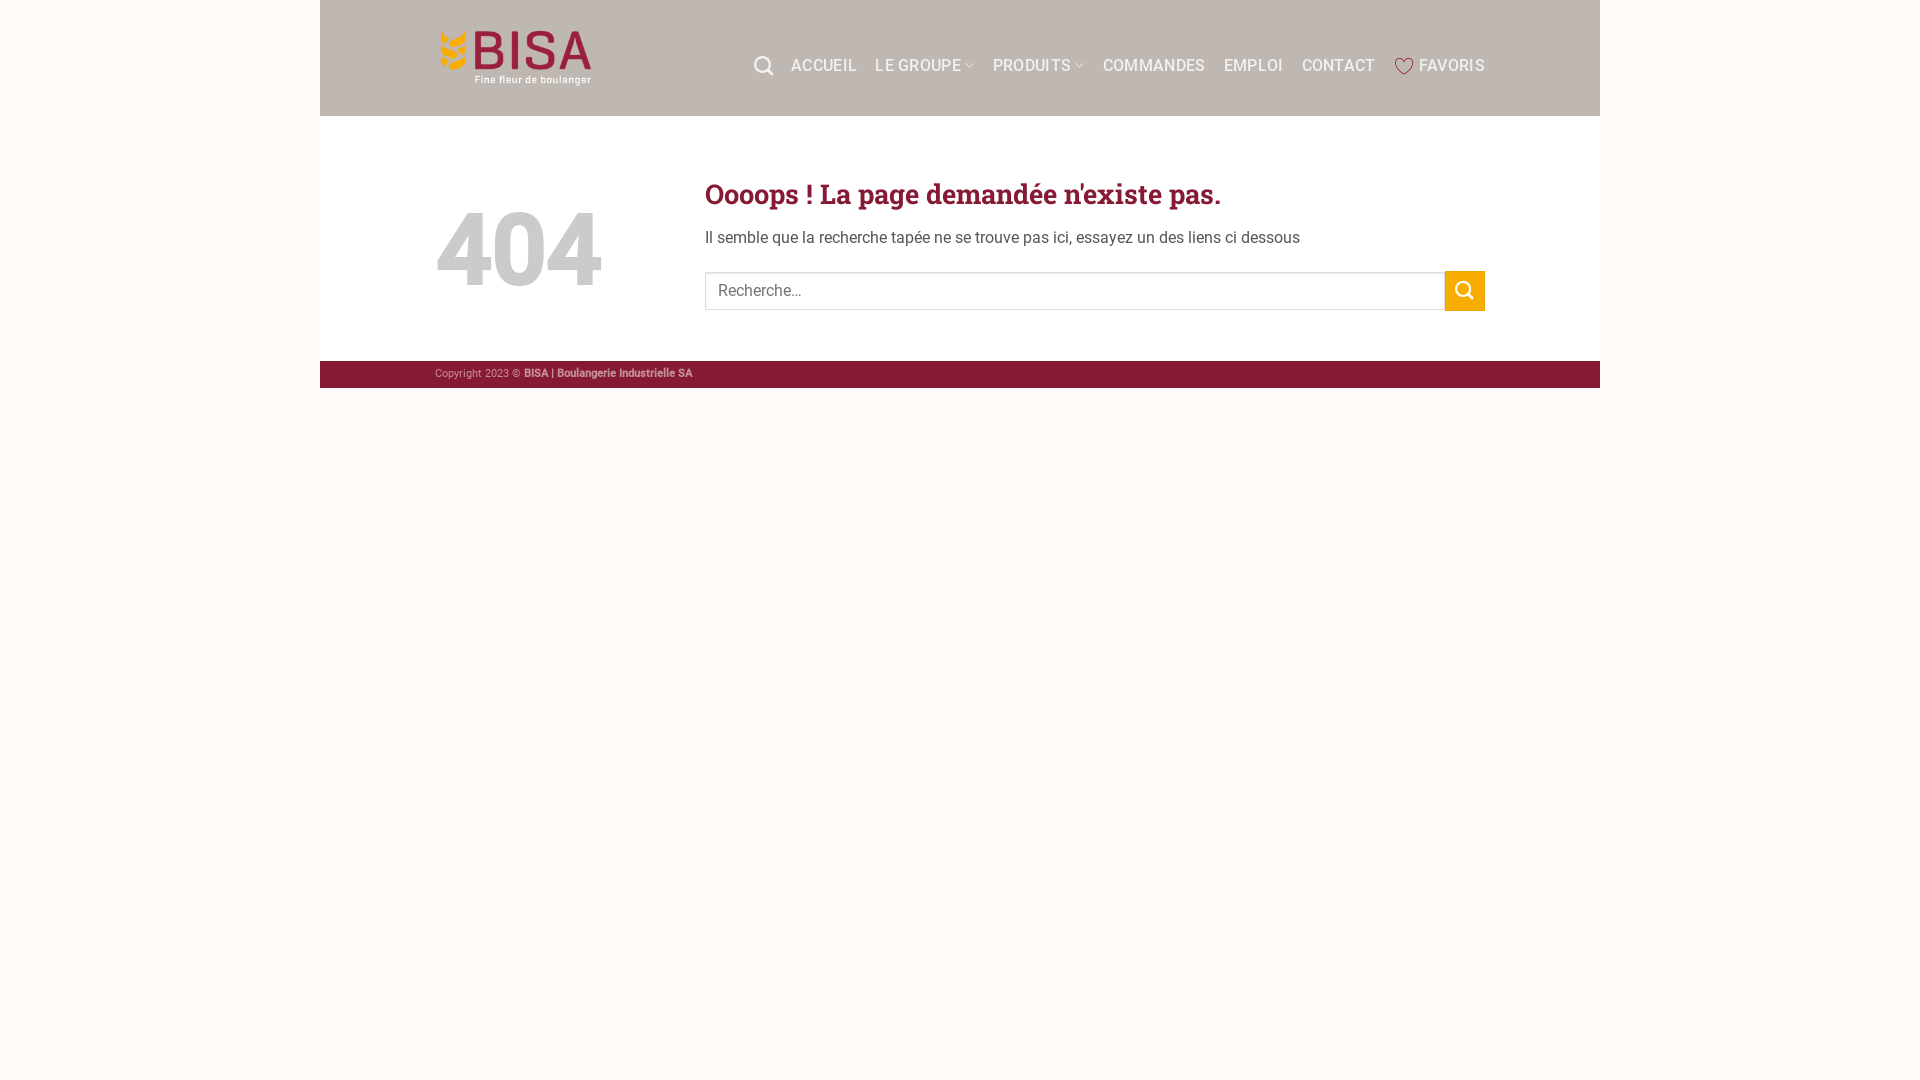 The height and width of the screenshot is (1080, 1920). Describe the element at coordinates (1252, 64) in the screenshot. I see `'EMPLOI'` at that location.